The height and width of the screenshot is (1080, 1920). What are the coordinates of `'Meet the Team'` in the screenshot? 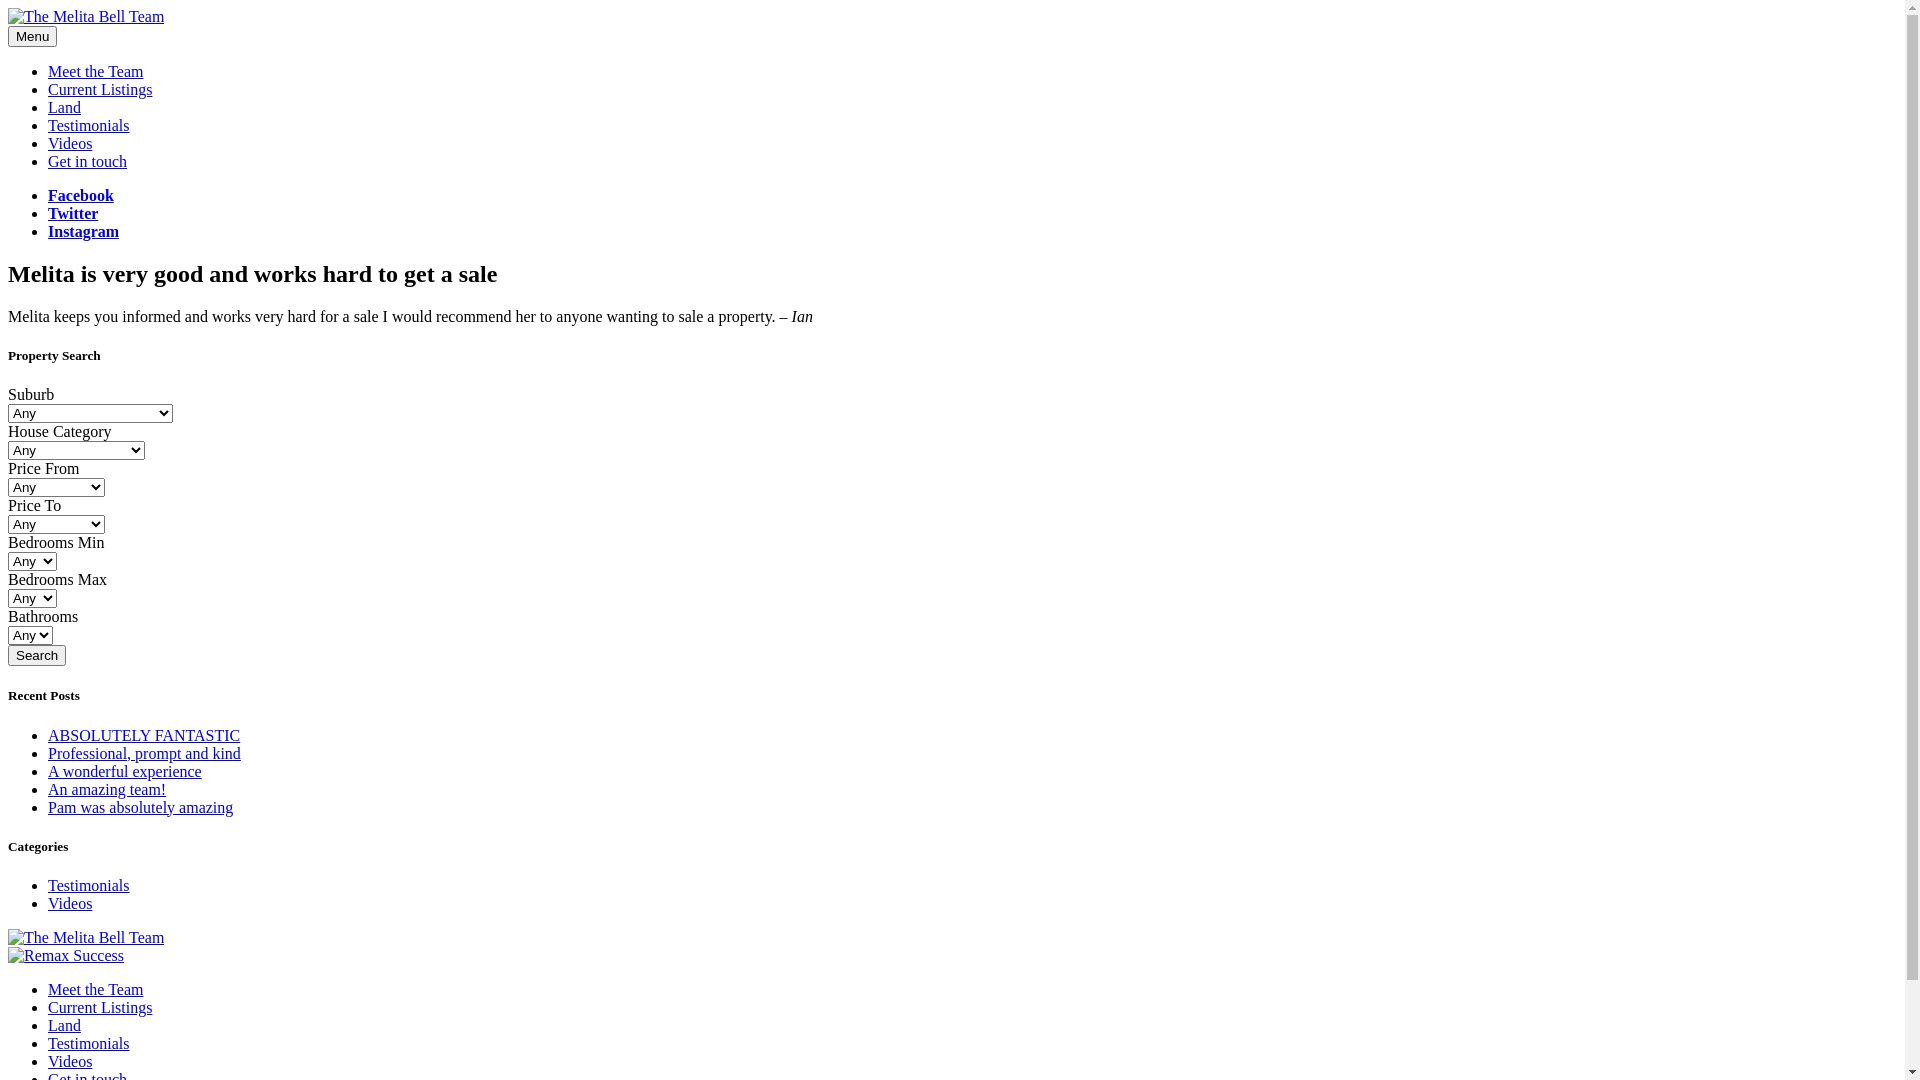 It's located at (94, 70).